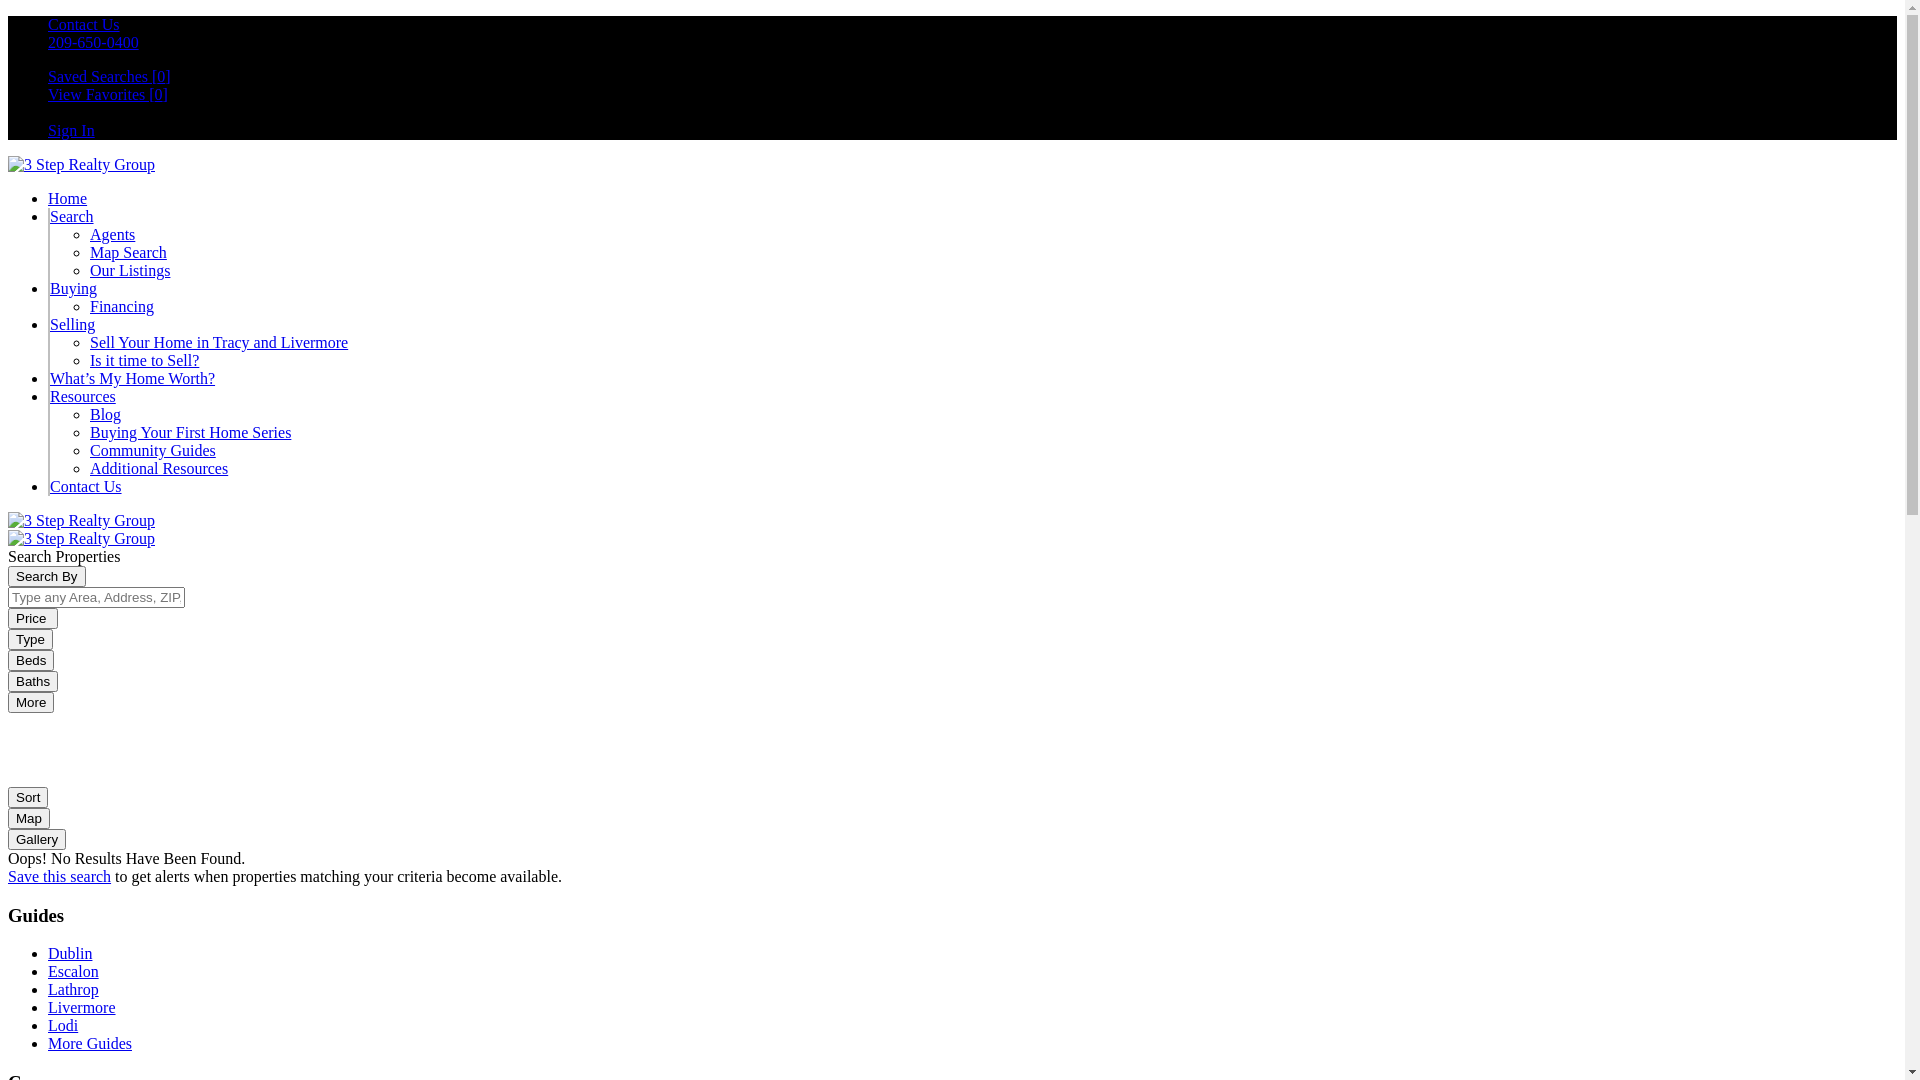 The image size is (1920, 1080). What do you see at coordinates (106, 94) in the screenshot?
I see `'View Favorites [0]'` at bounding box center [106, 94].